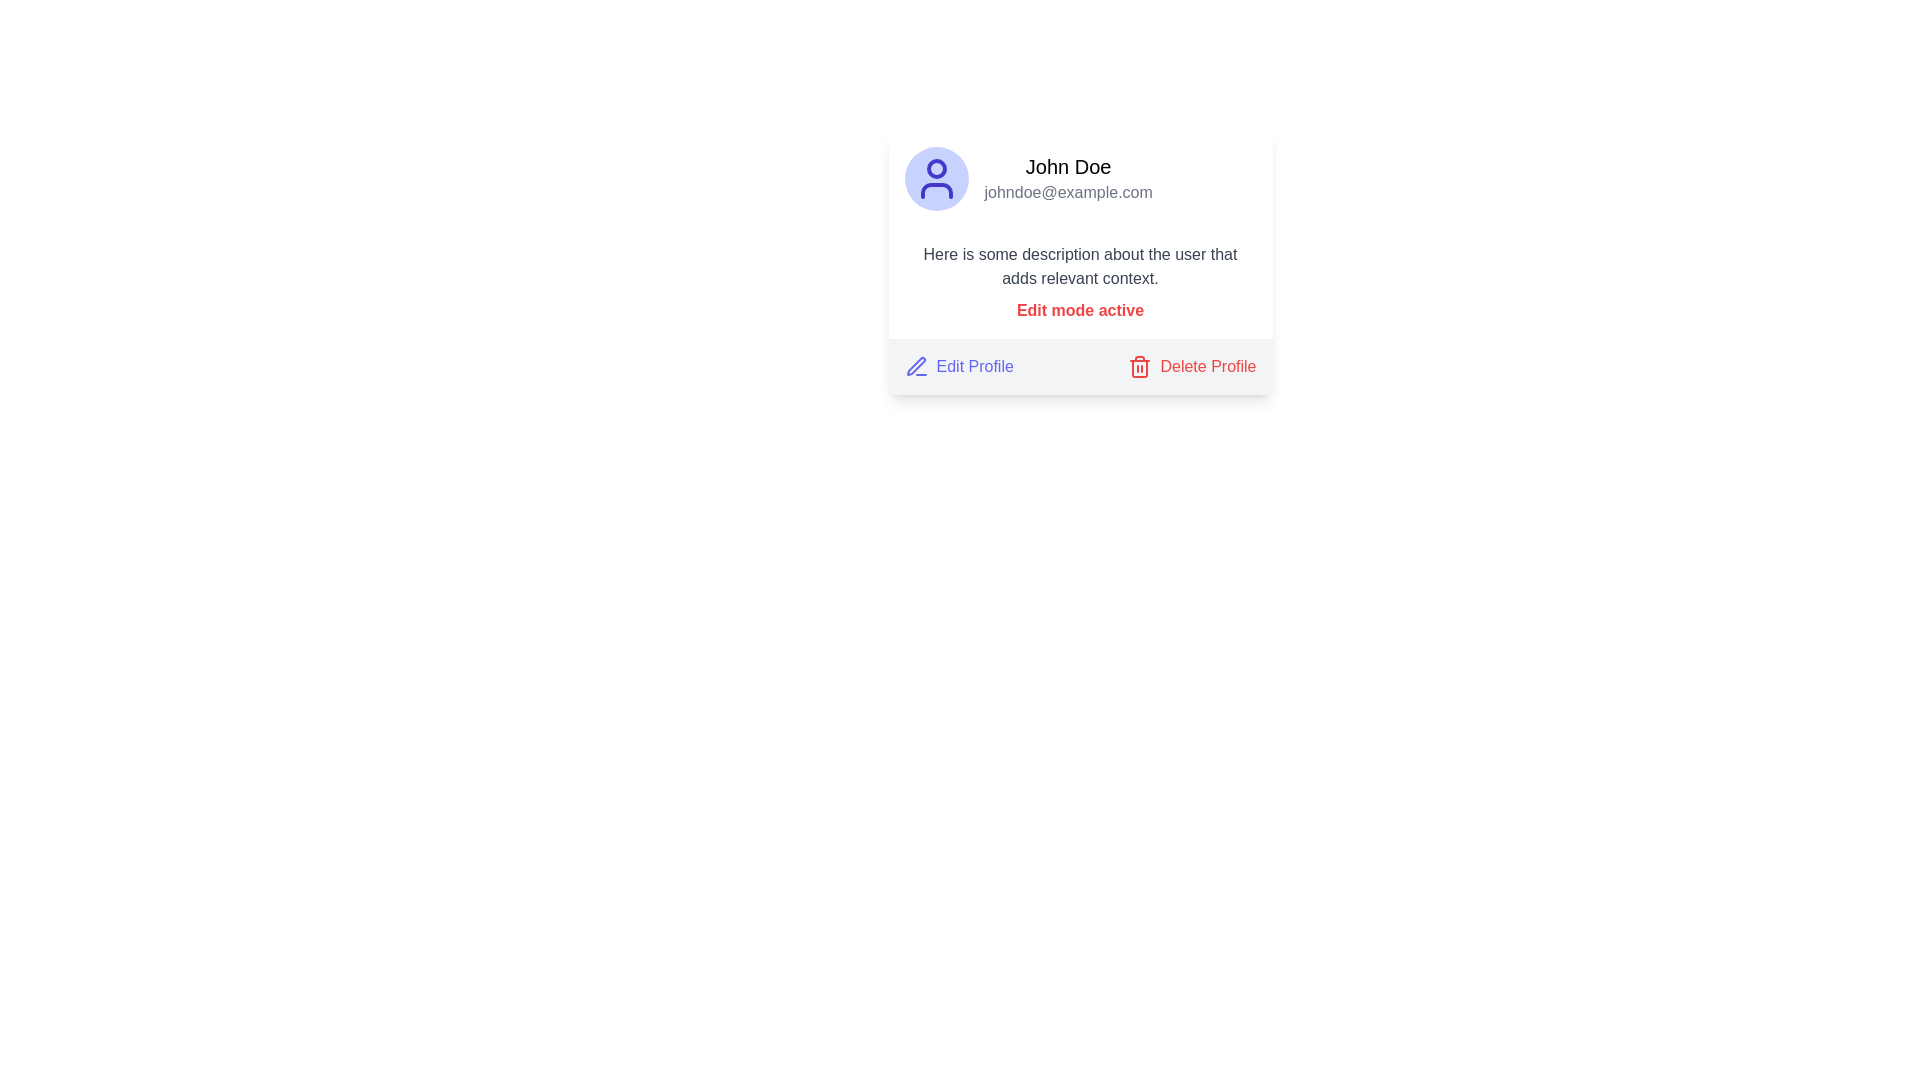  What do you see at coordinates (1028, 177) in the screenshot?
I see `the User Profile Section that displays the user's name and email with a circular avatar, located at the upper-middle of the card layout` at bounding box center [1028, 177].